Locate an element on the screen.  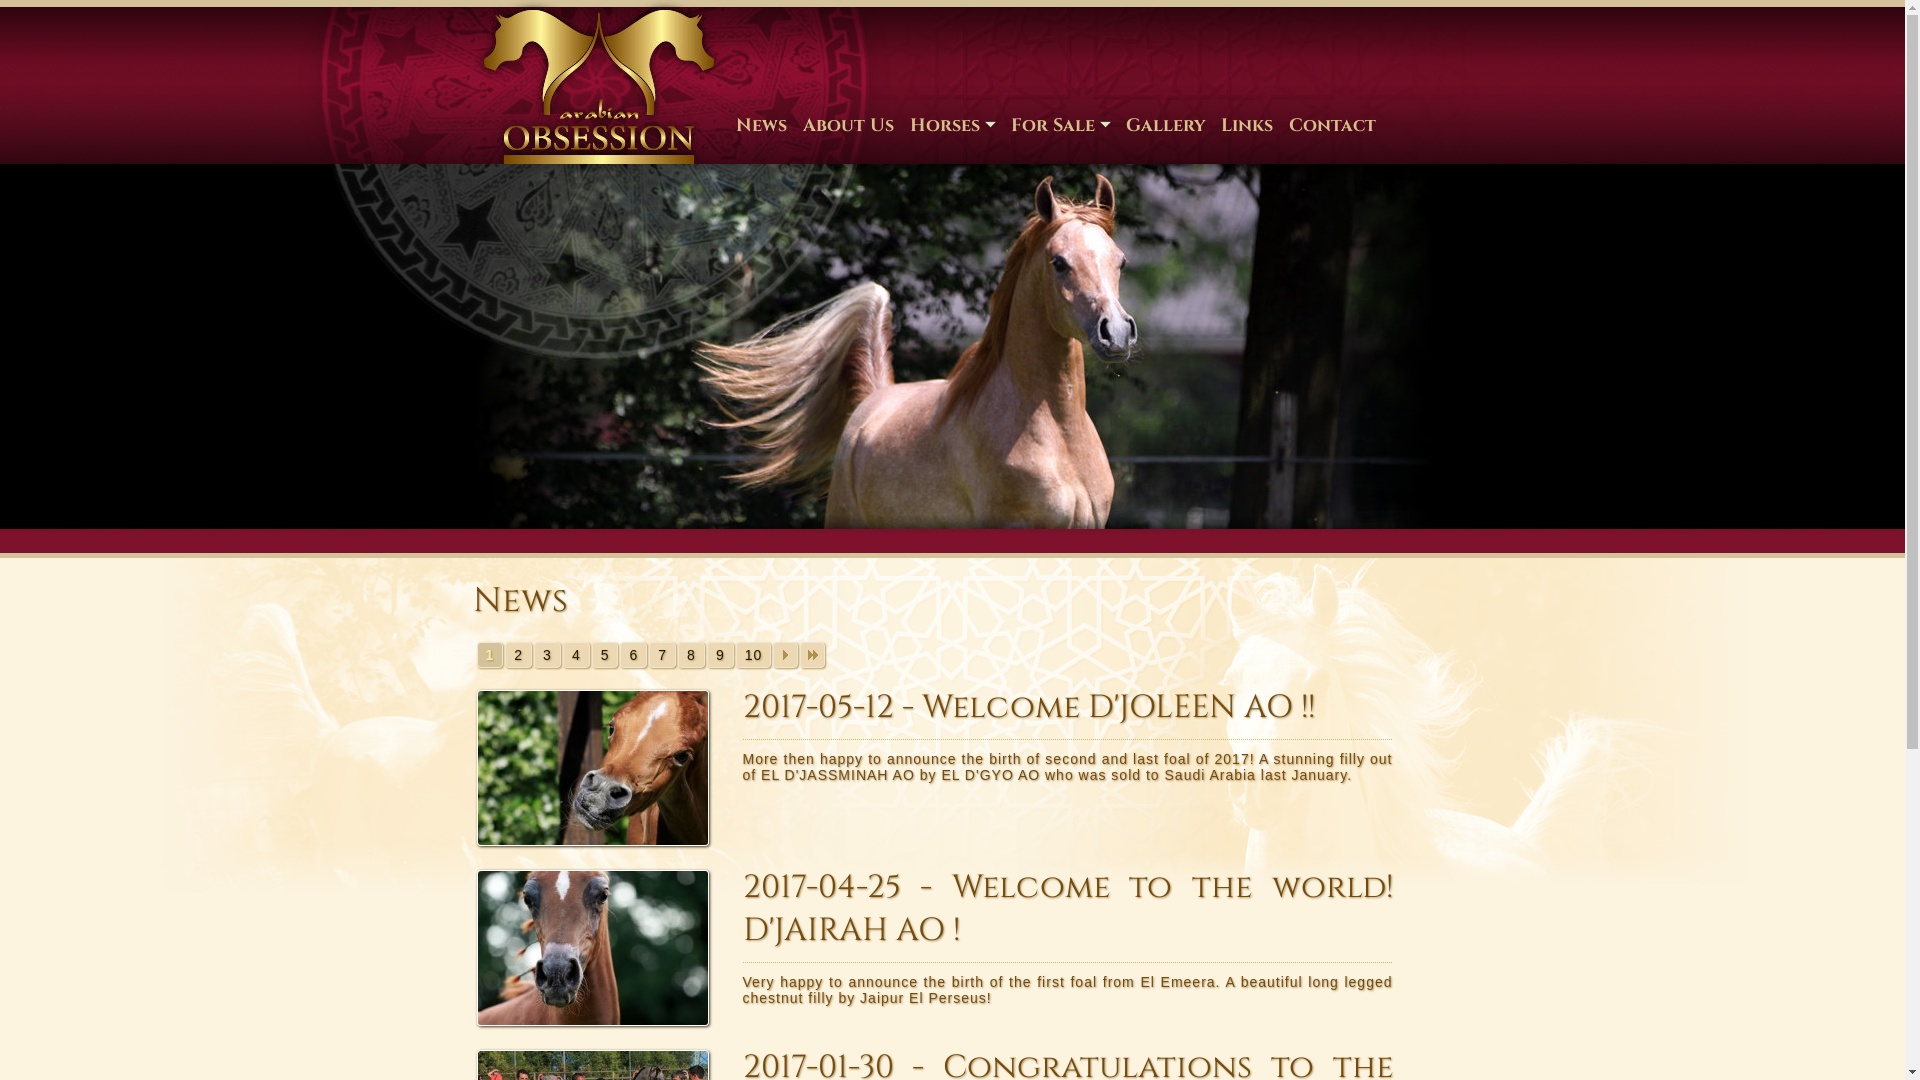
'last page' is located at coordinates (812, 655).